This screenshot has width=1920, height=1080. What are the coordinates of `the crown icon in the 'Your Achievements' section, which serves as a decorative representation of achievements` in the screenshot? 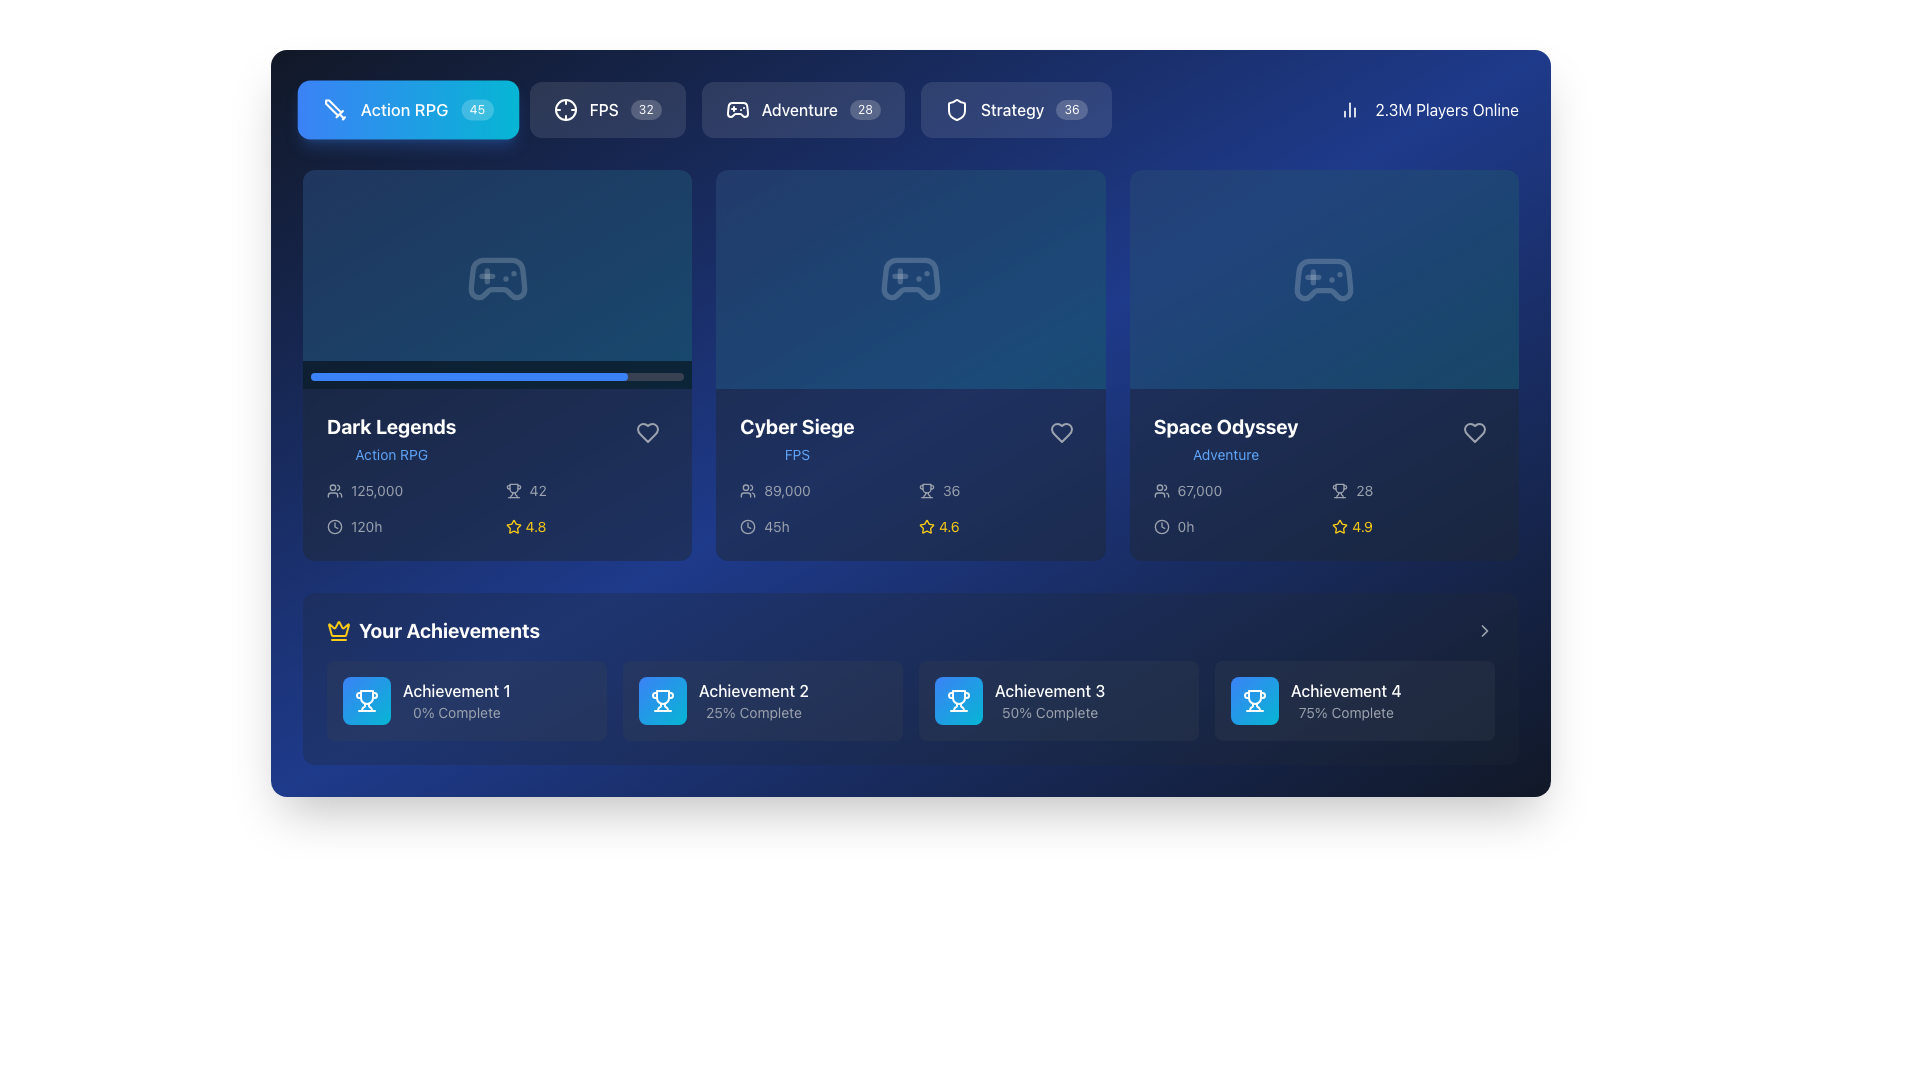 It's located at (339, 627).